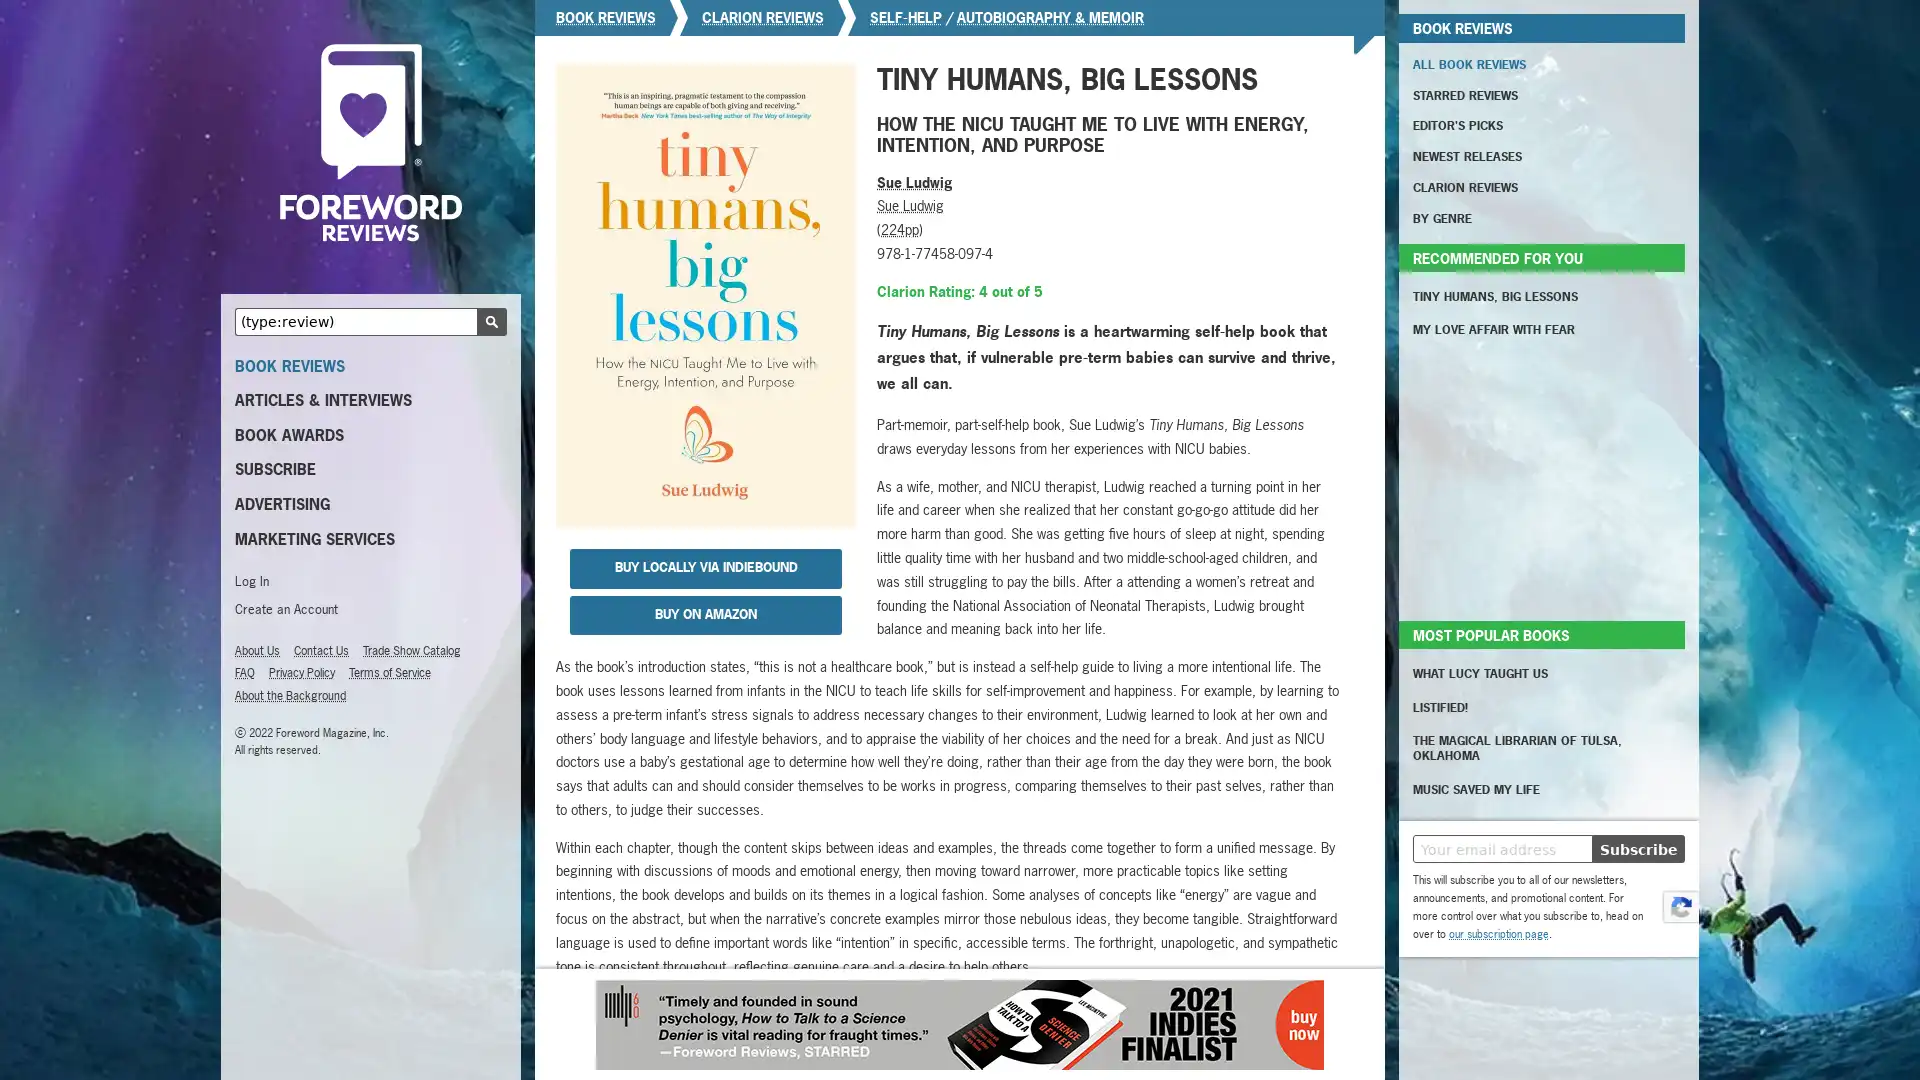  Describe the element at coordinates (1638, 848) in the screenshot. I see `Subscribe` at that location.